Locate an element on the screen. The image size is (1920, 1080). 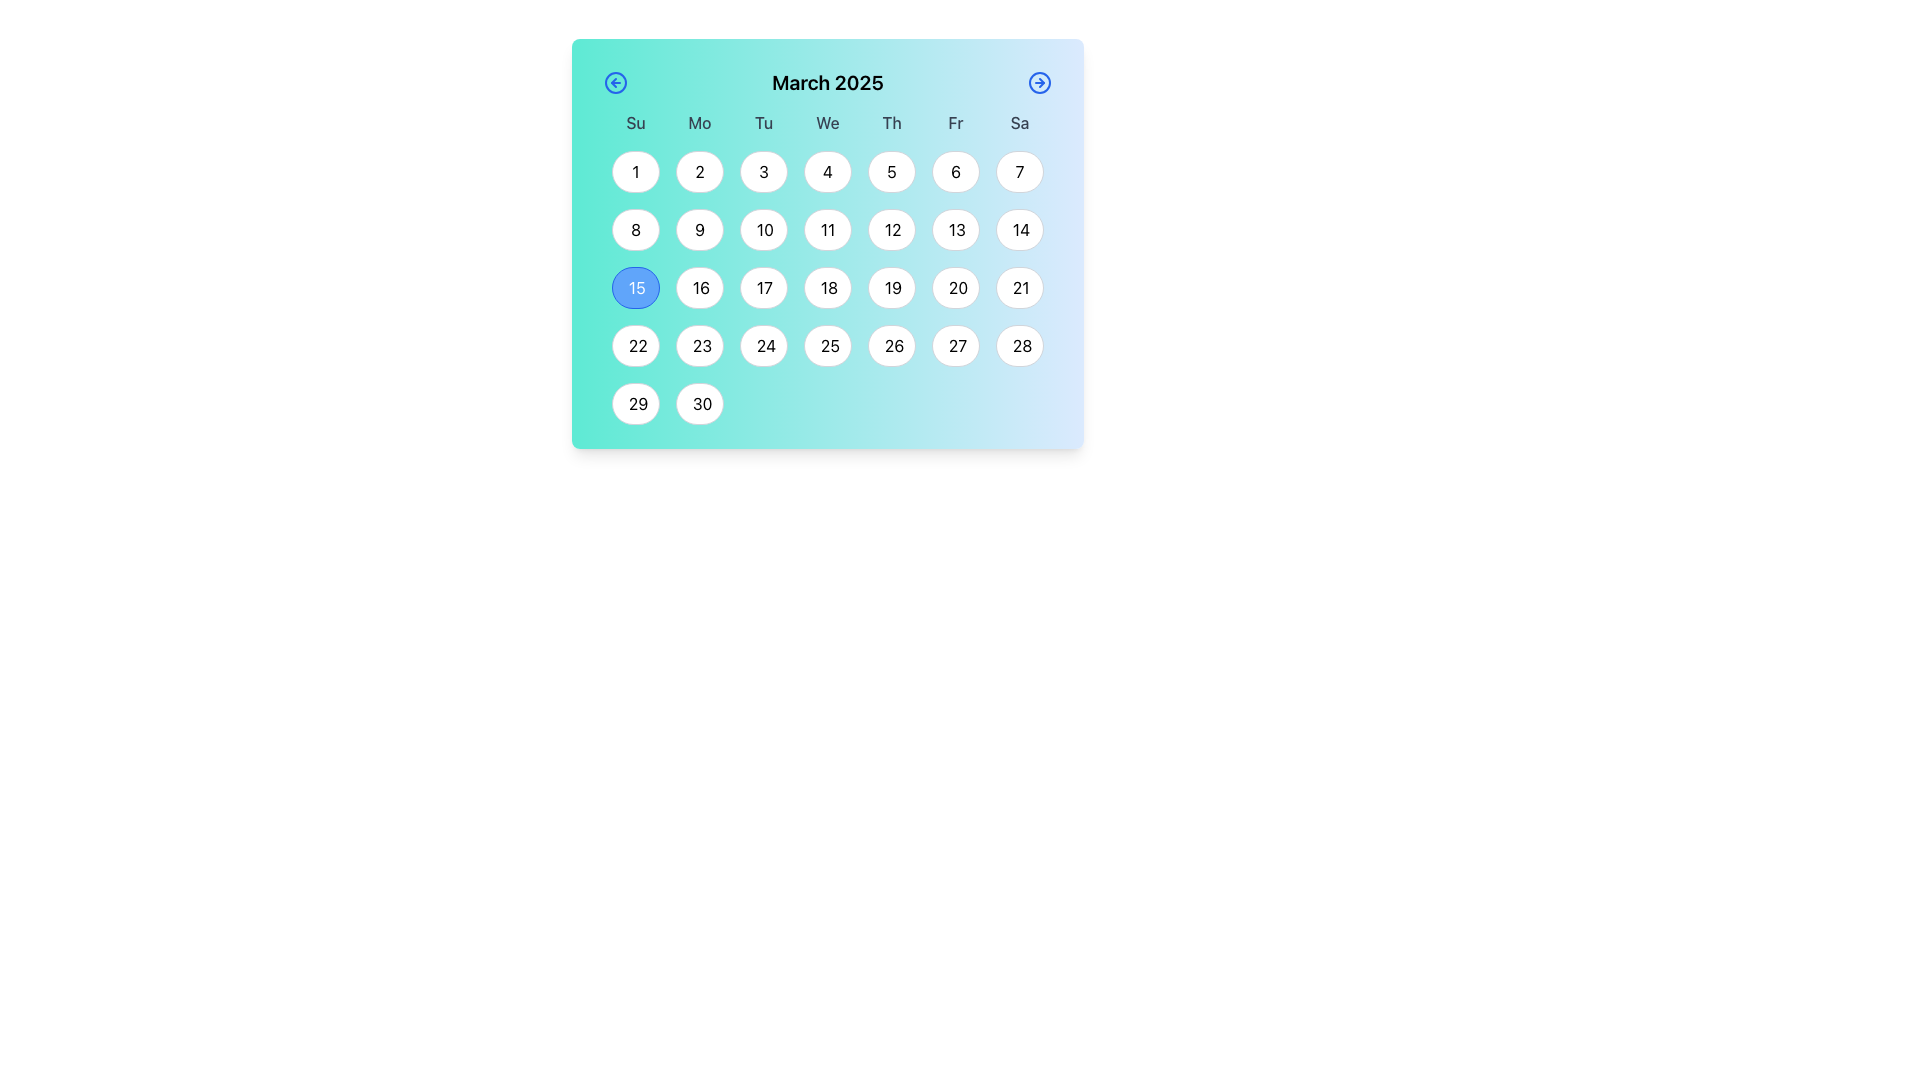
the circular button displaying '30' in bold black text is located at coordinates (700, 404).